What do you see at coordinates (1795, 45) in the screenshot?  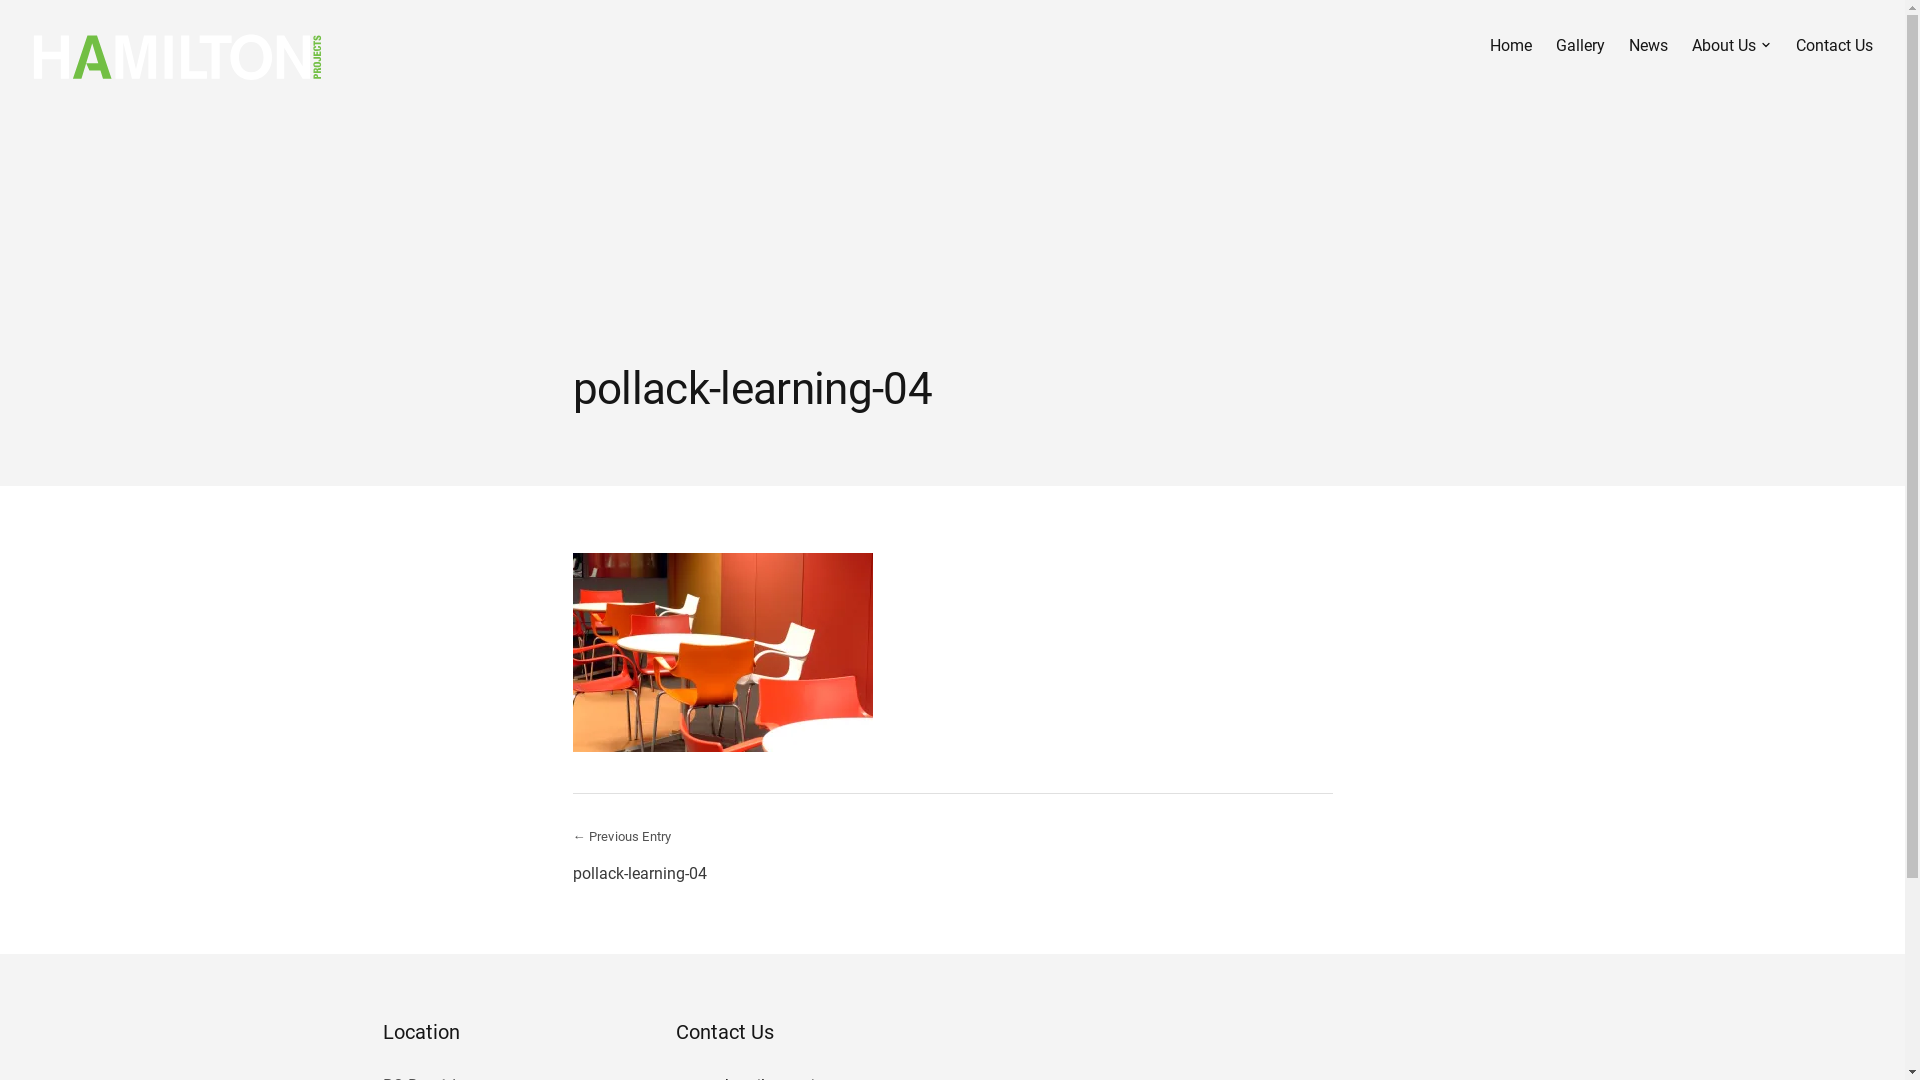 I see `'Contact Us'` at bounding box center [1795, 45].